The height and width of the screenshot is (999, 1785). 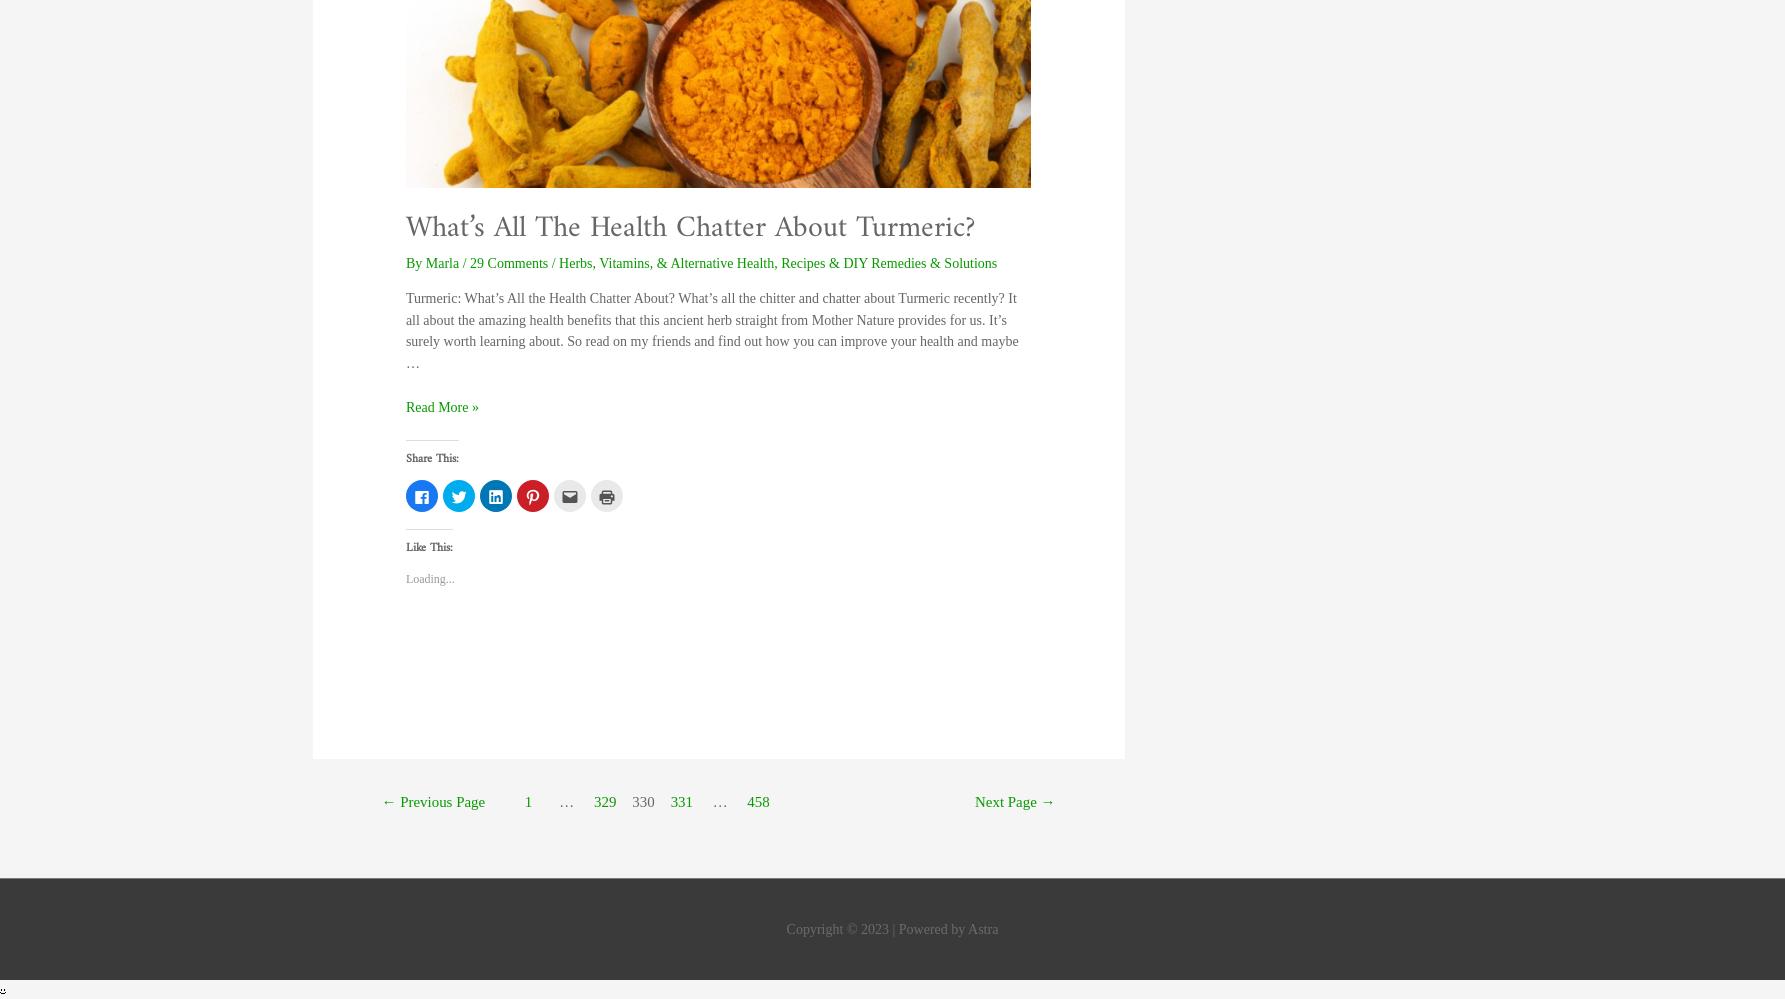 I want to click on '458', so click(x=746, y=801).